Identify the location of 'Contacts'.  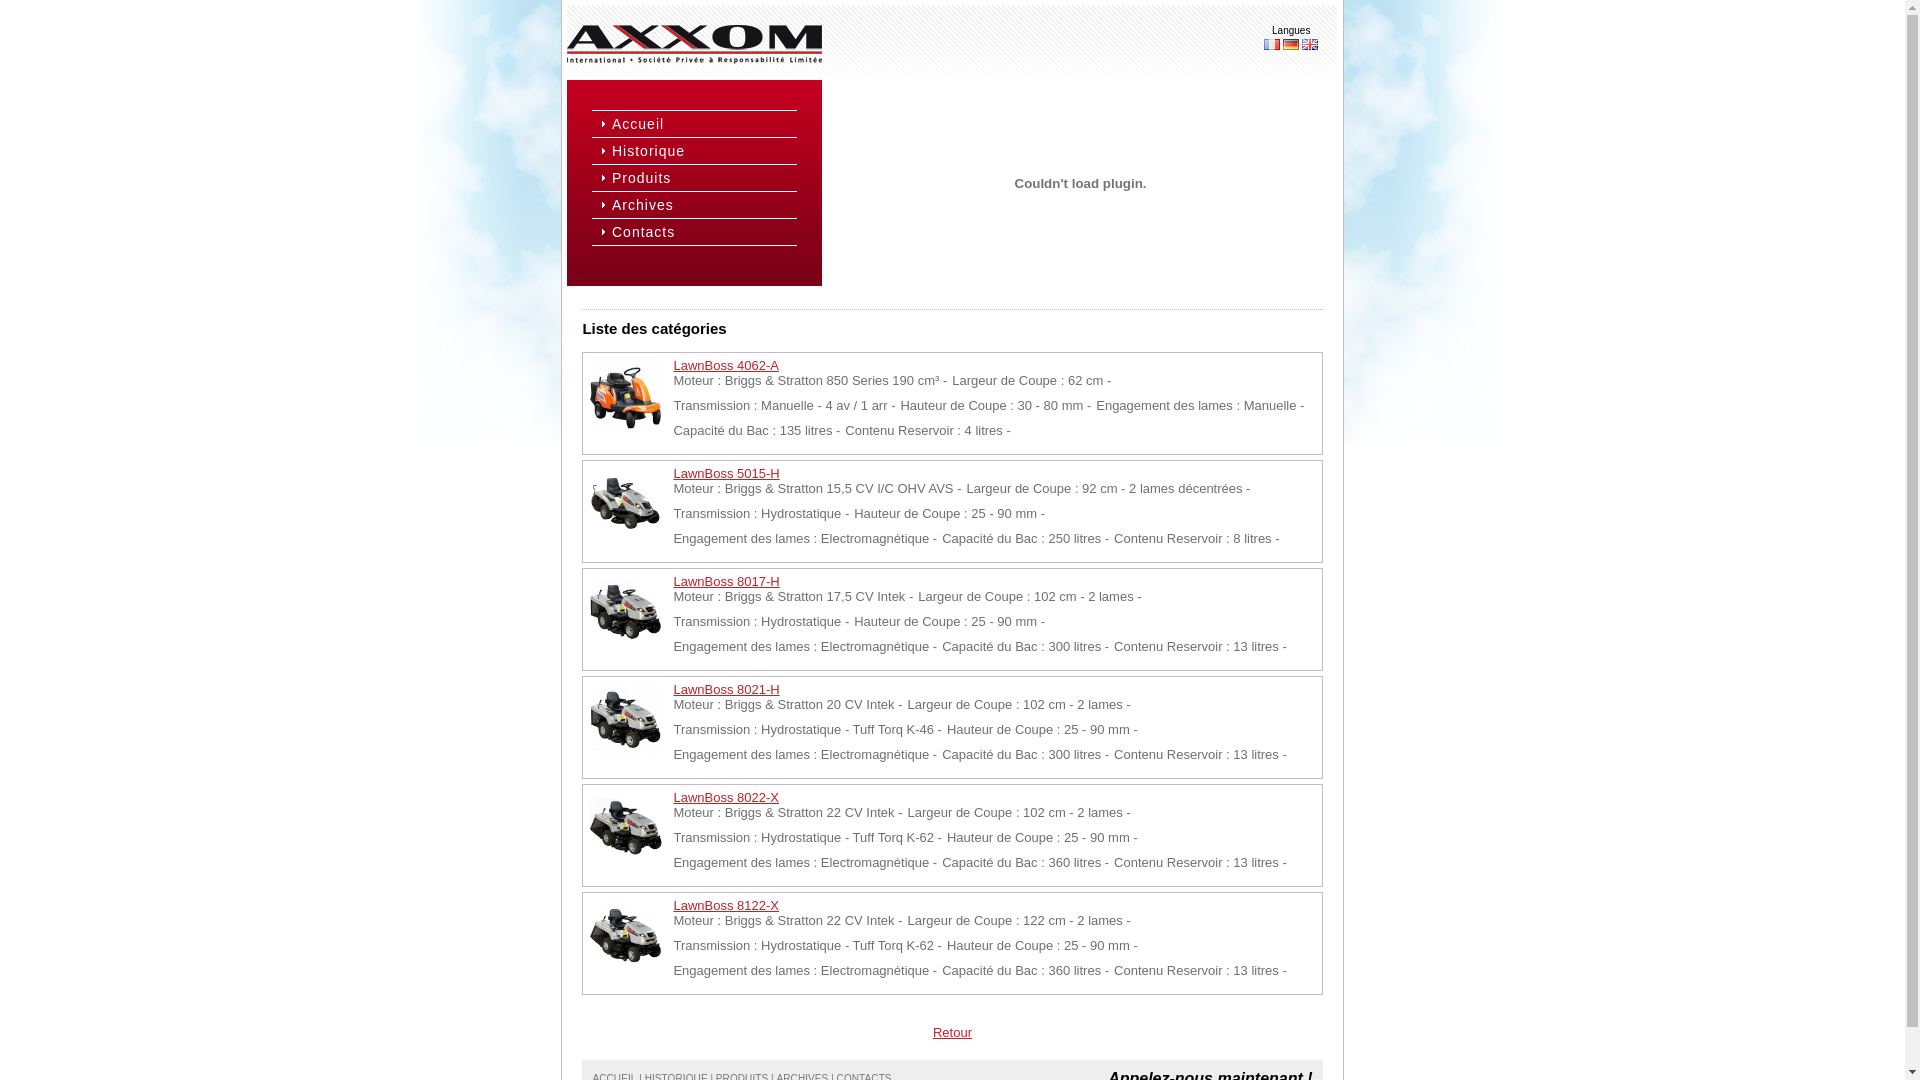
(702, 230).